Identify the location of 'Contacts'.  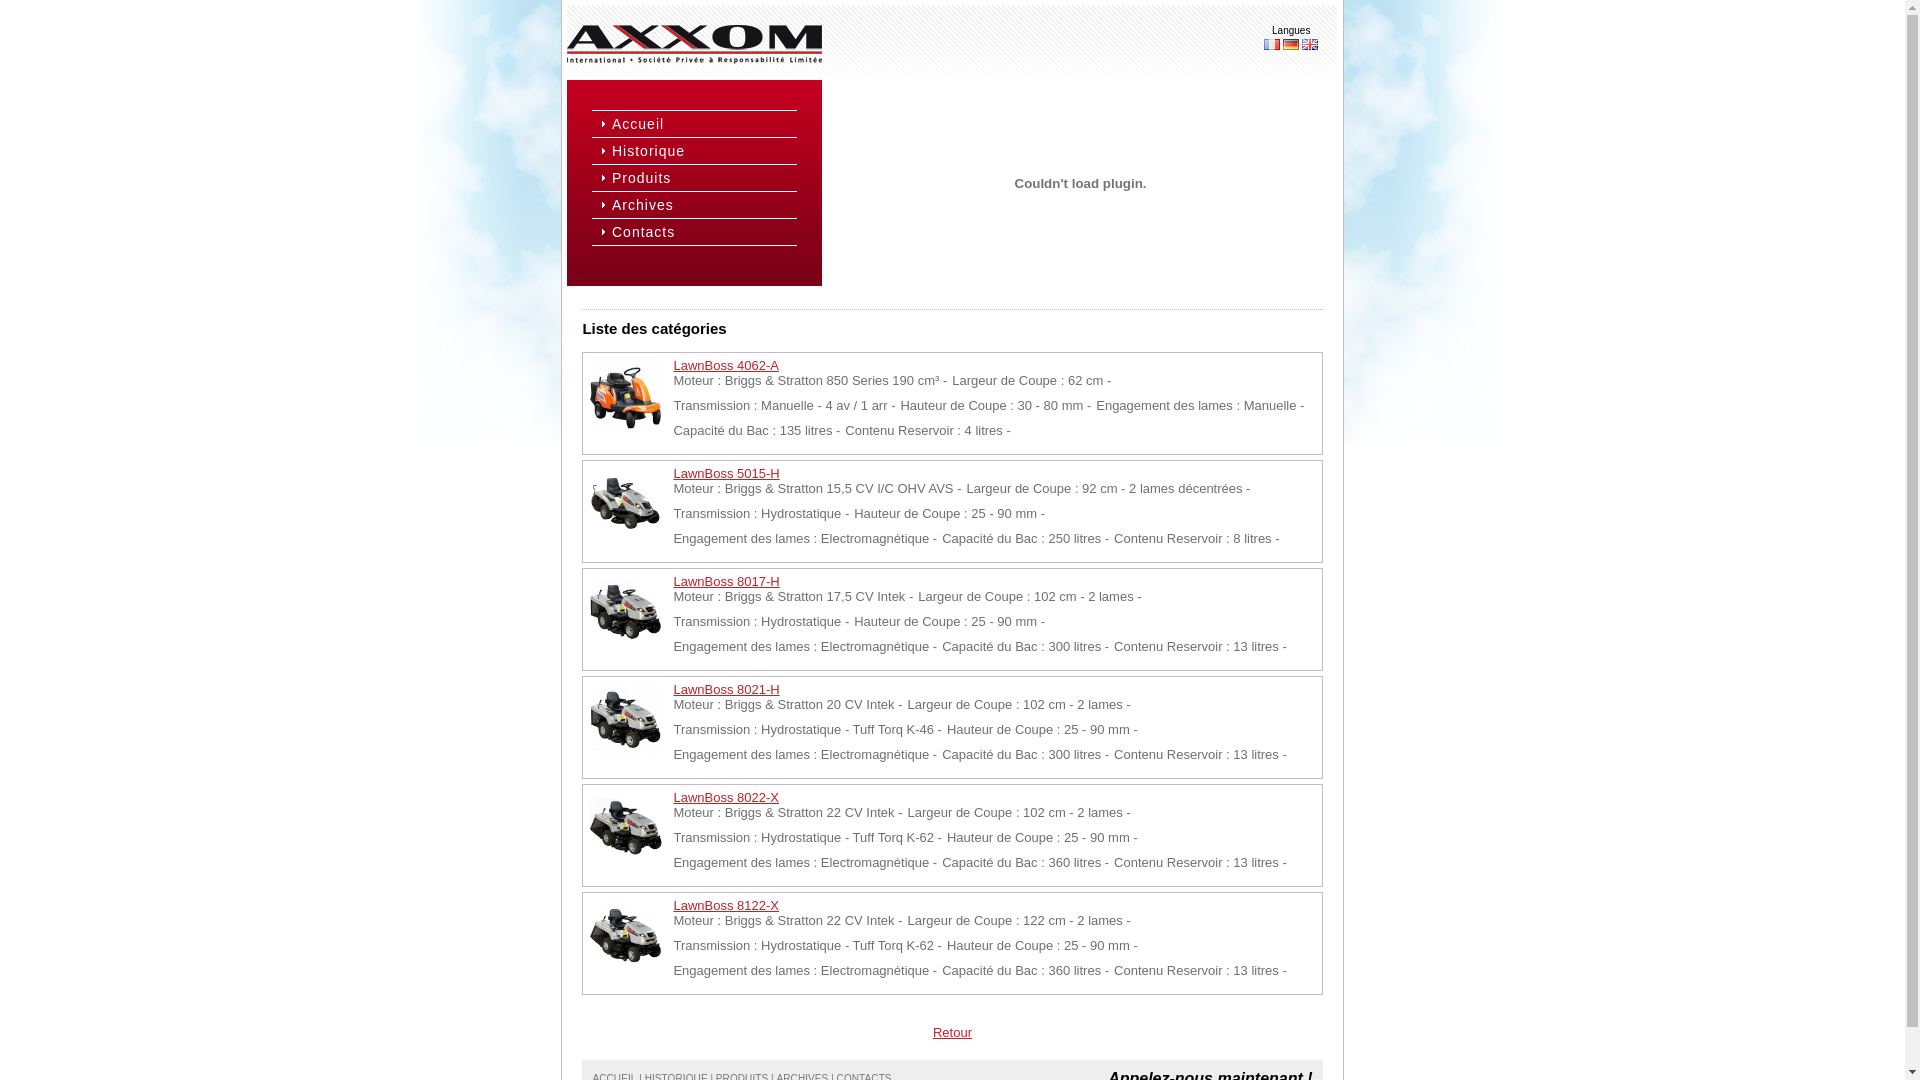
(702, 230).